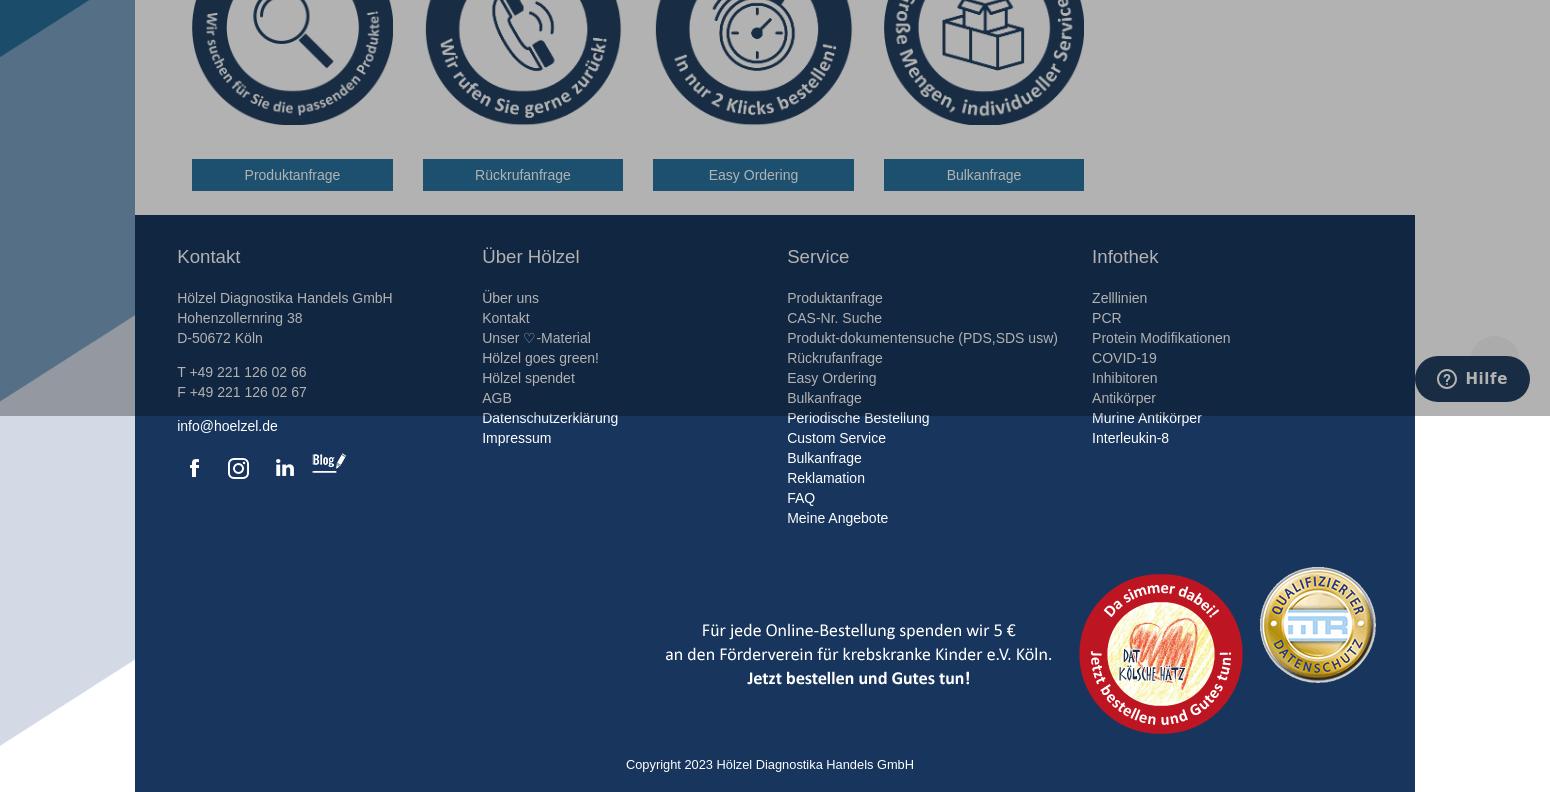 This screenshot has height=792, width=1550. I want to click on 'Hohenzollernring 38', so click(239, 316).